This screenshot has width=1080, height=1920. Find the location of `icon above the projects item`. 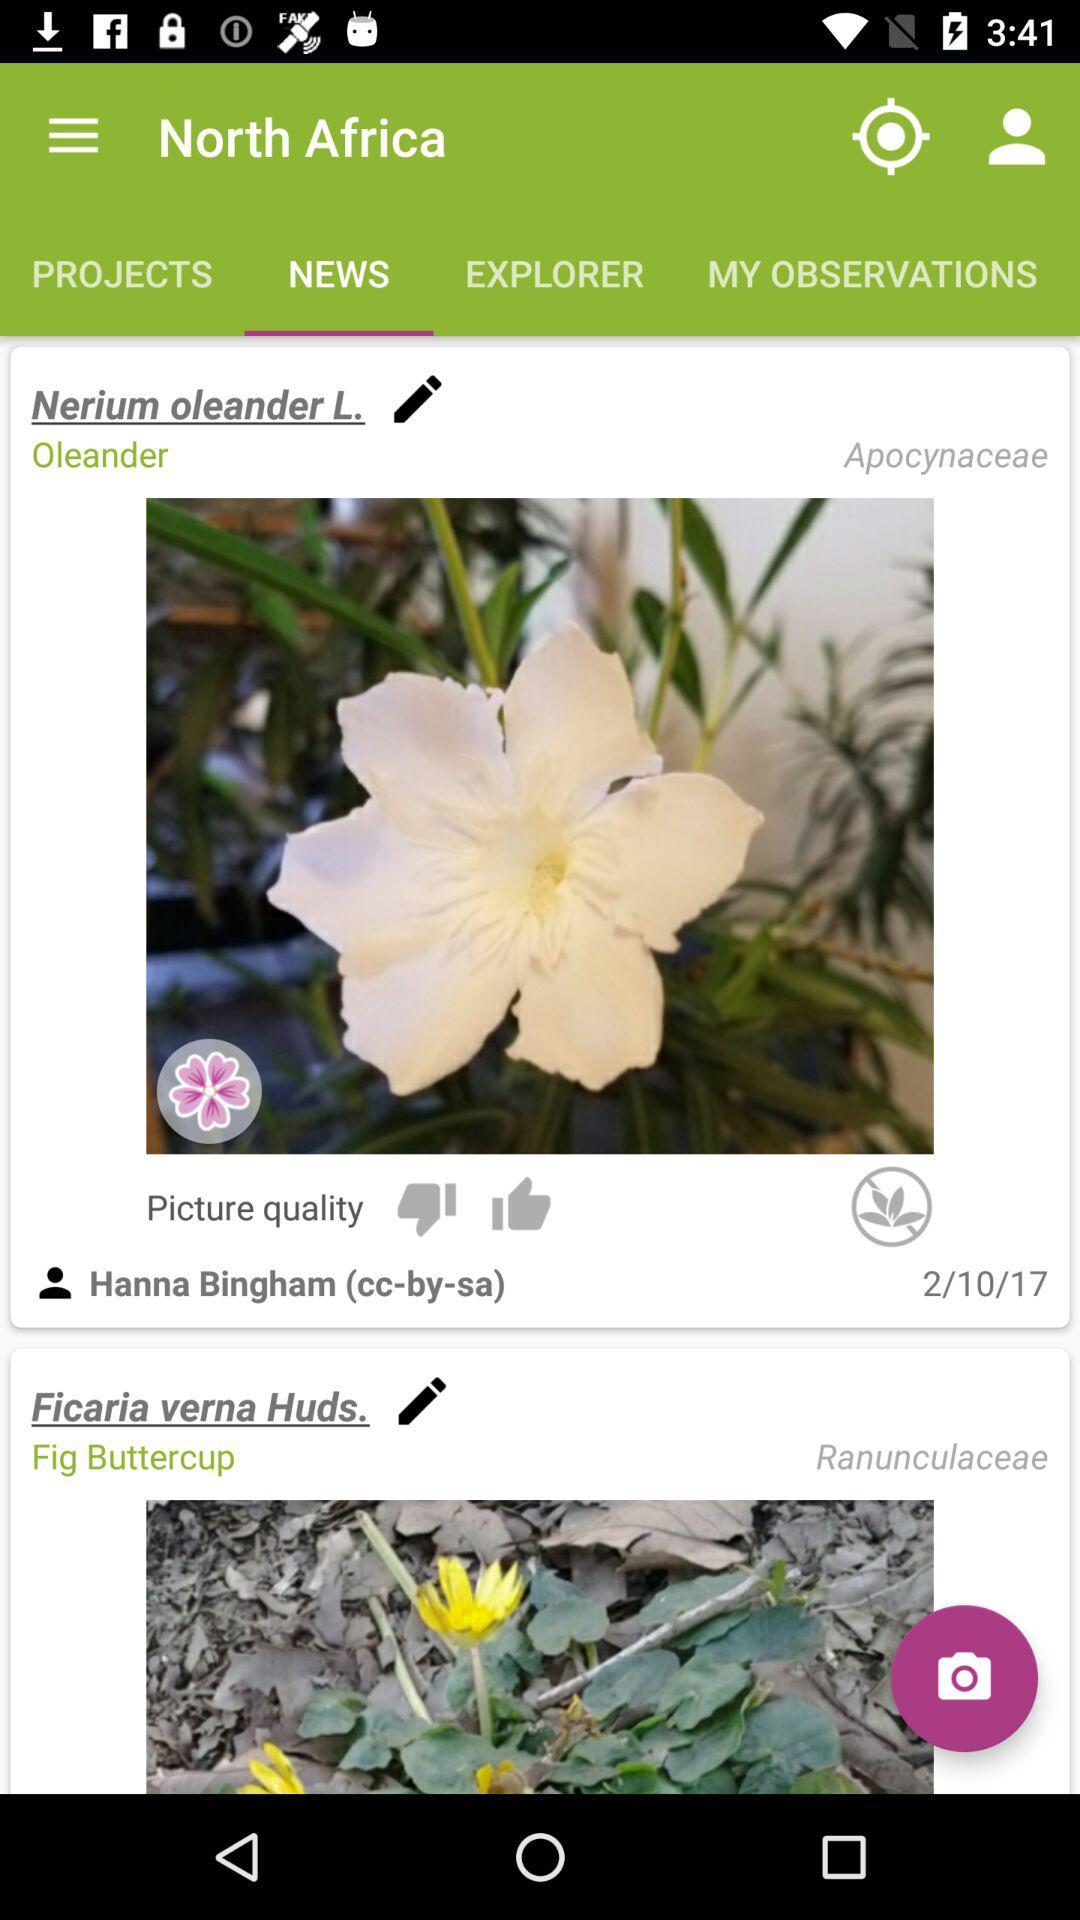

icon above the projects item is located at coordinates (72, 135).